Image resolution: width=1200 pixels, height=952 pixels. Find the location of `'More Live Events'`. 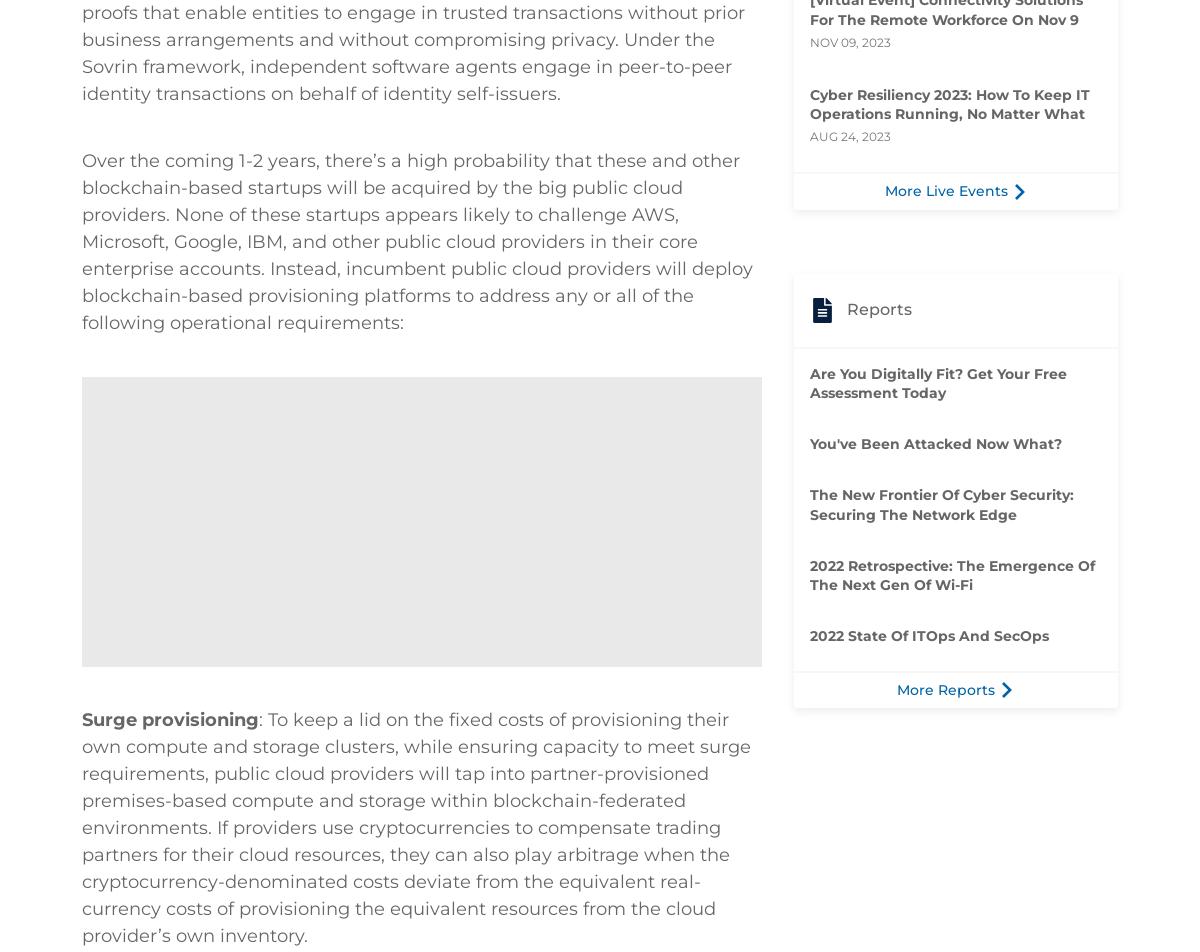

'More Live Events' is located at coordinates (945, 190).